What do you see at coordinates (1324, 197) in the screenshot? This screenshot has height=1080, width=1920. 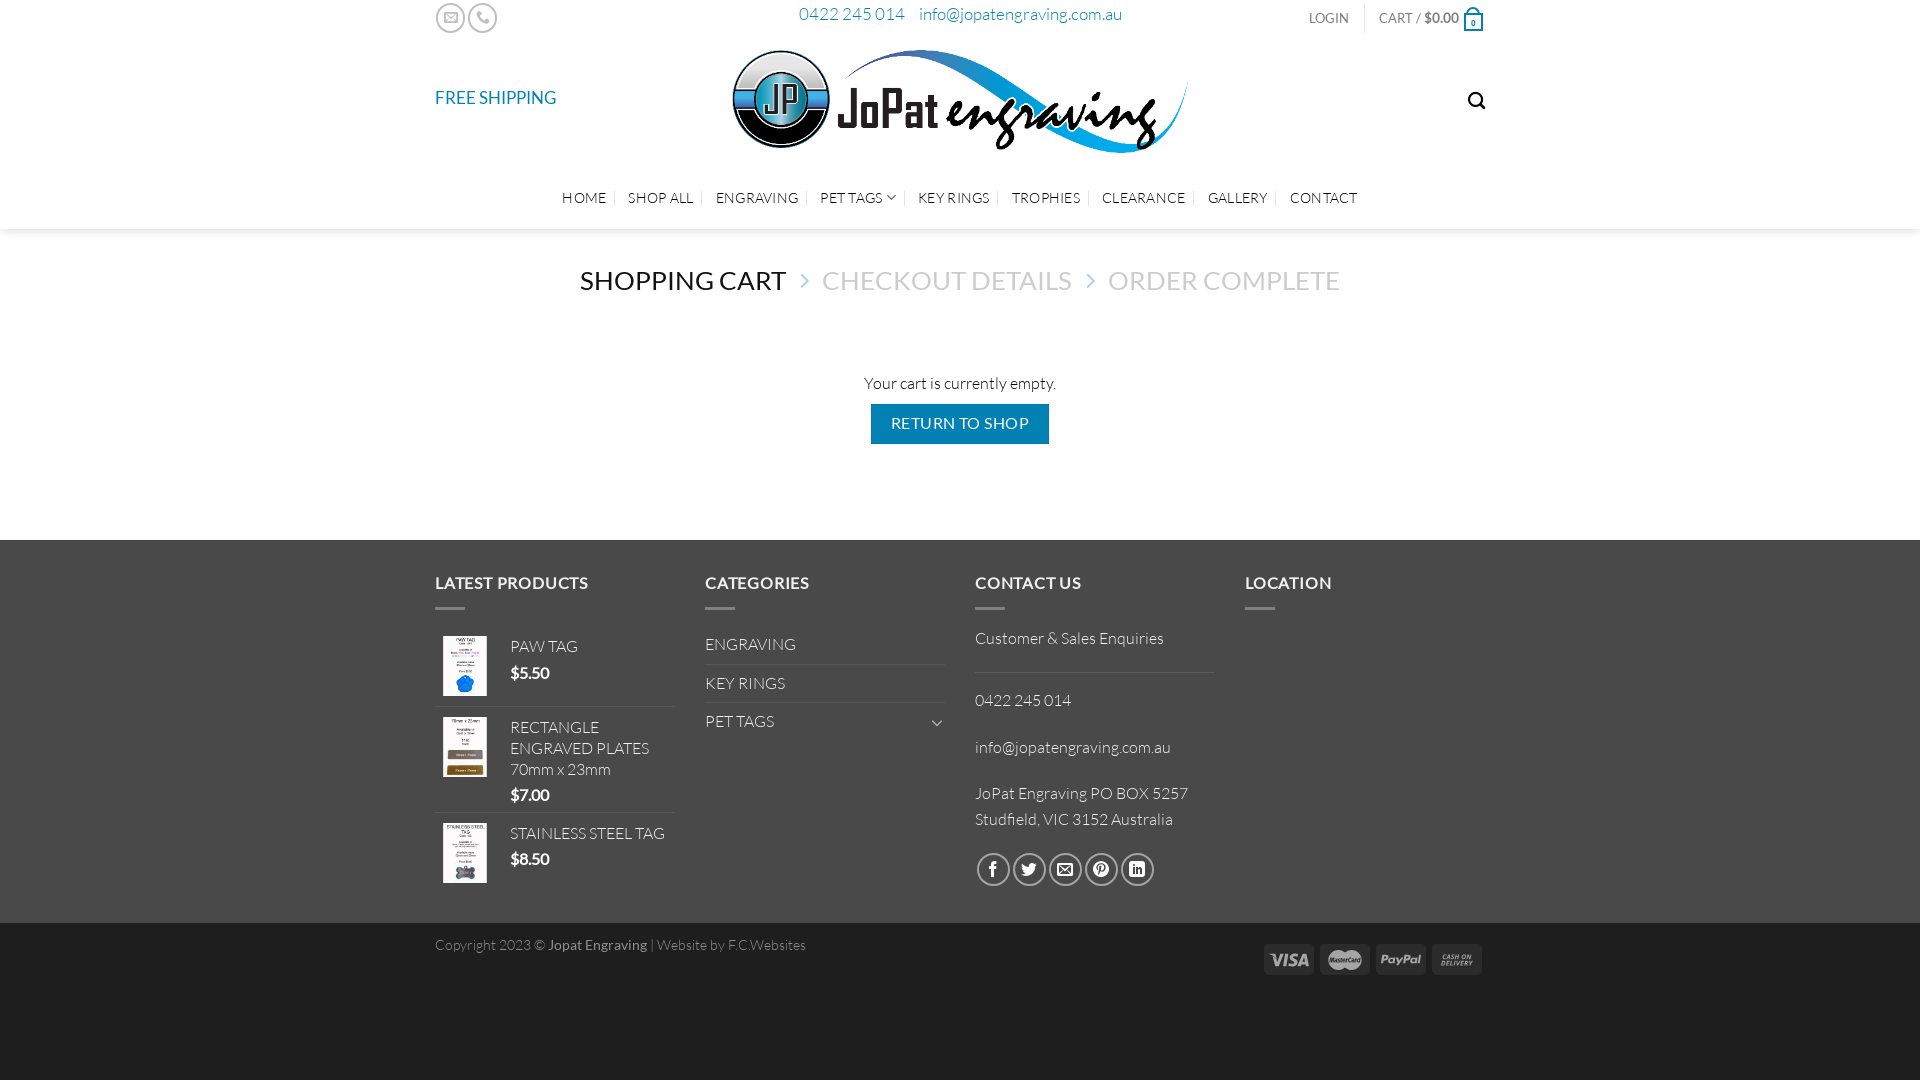 I see `'CONTACT'` at bounding box center [1324, 197].